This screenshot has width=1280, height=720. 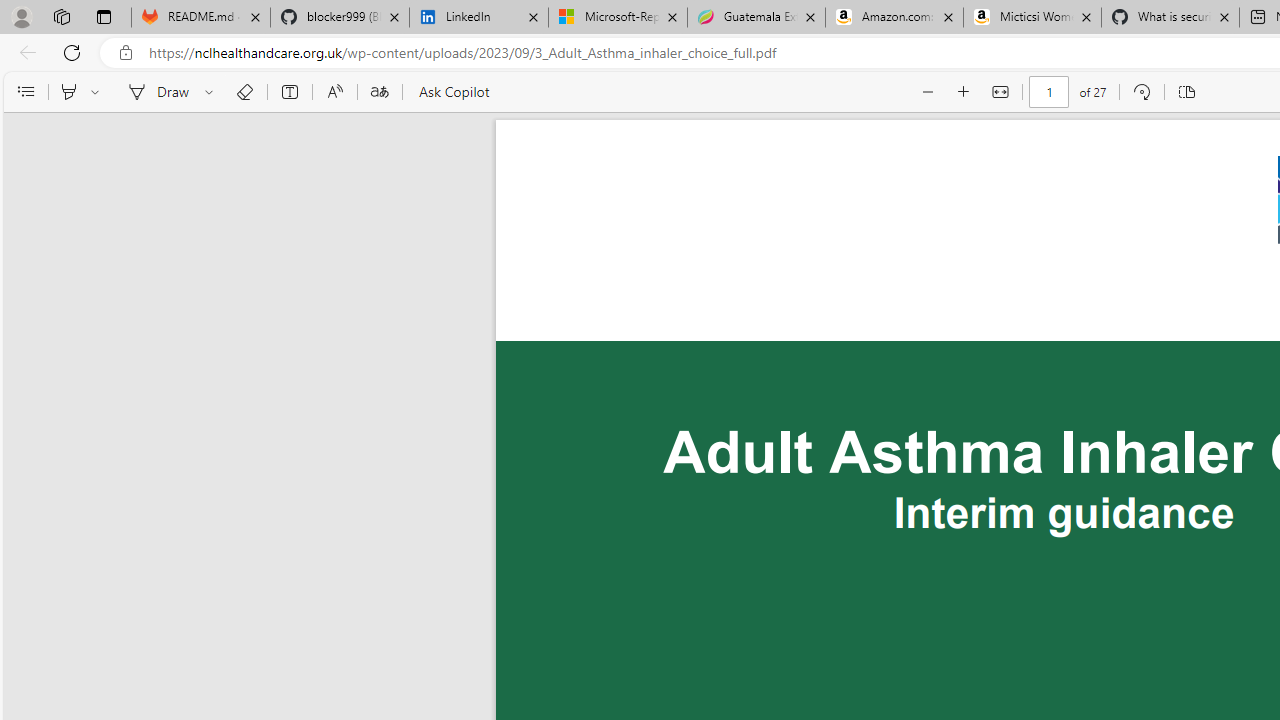 I want to click on 'Read aloud', so click(x=334, y=92).